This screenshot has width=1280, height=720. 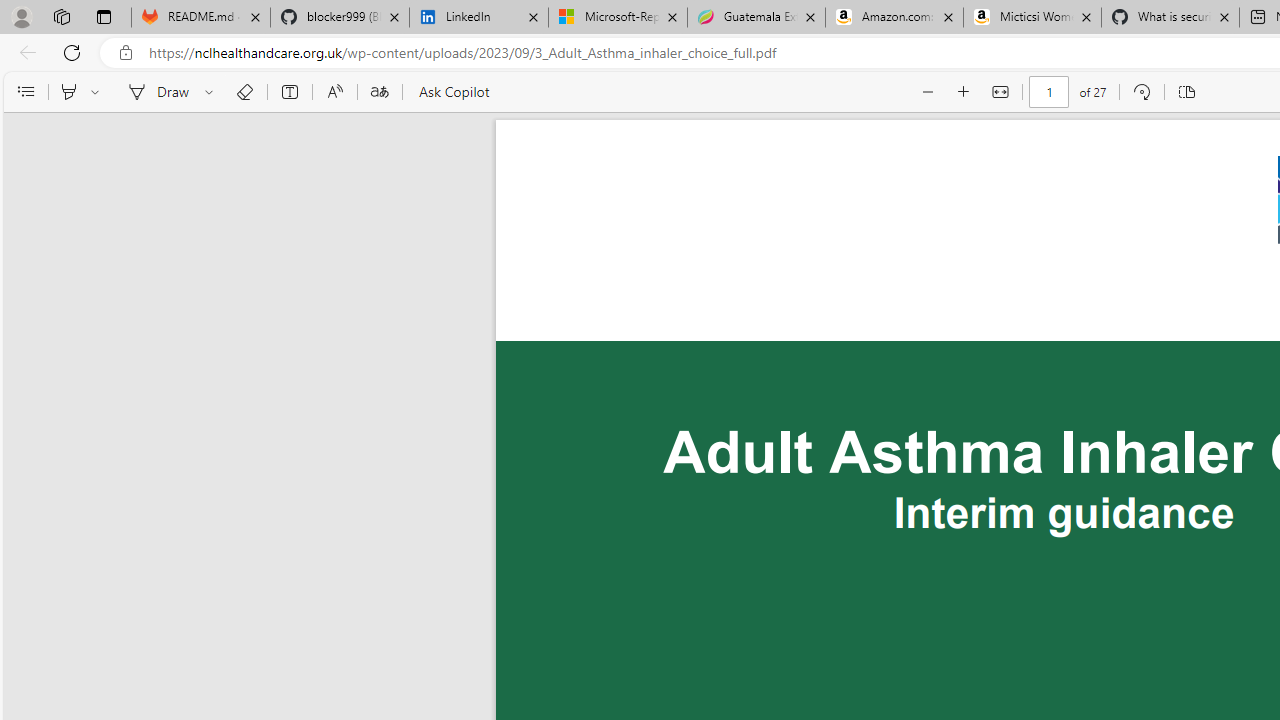 I want to click on 'Read aloud', so click(x=334, y=92).